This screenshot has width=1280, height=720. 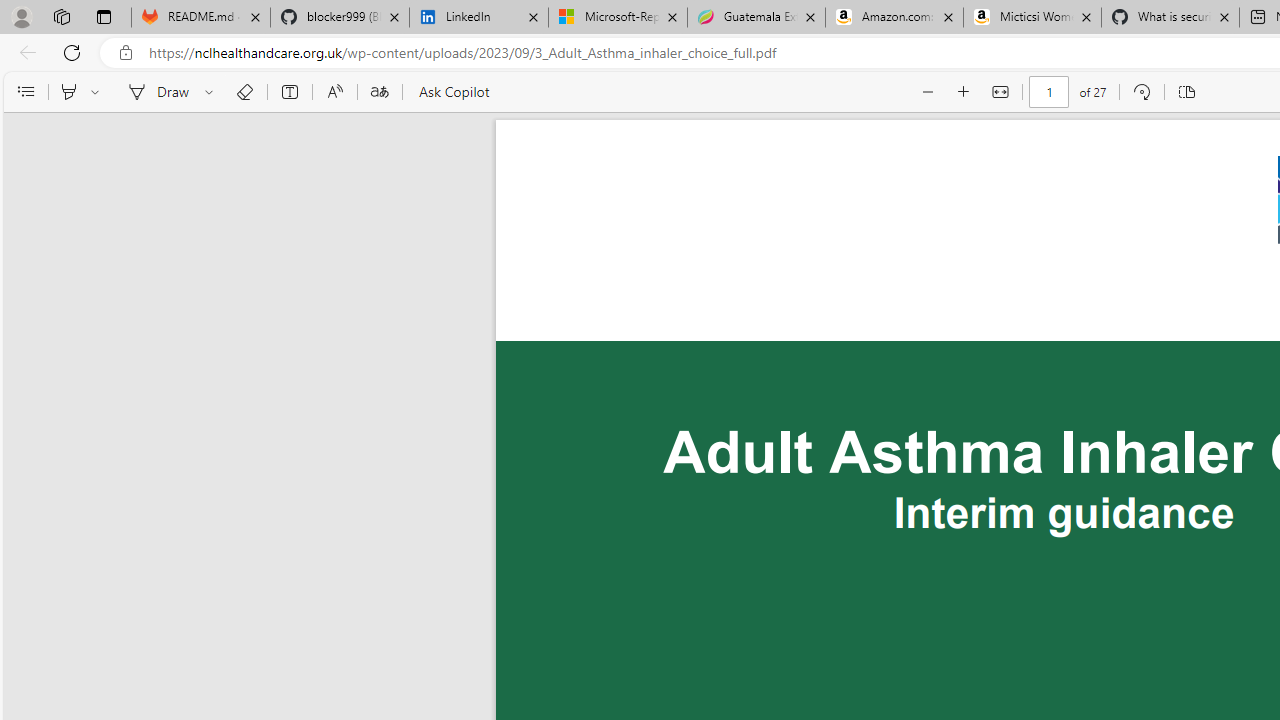 I want to click on 'Read aloud', so click(x=334, y=92).